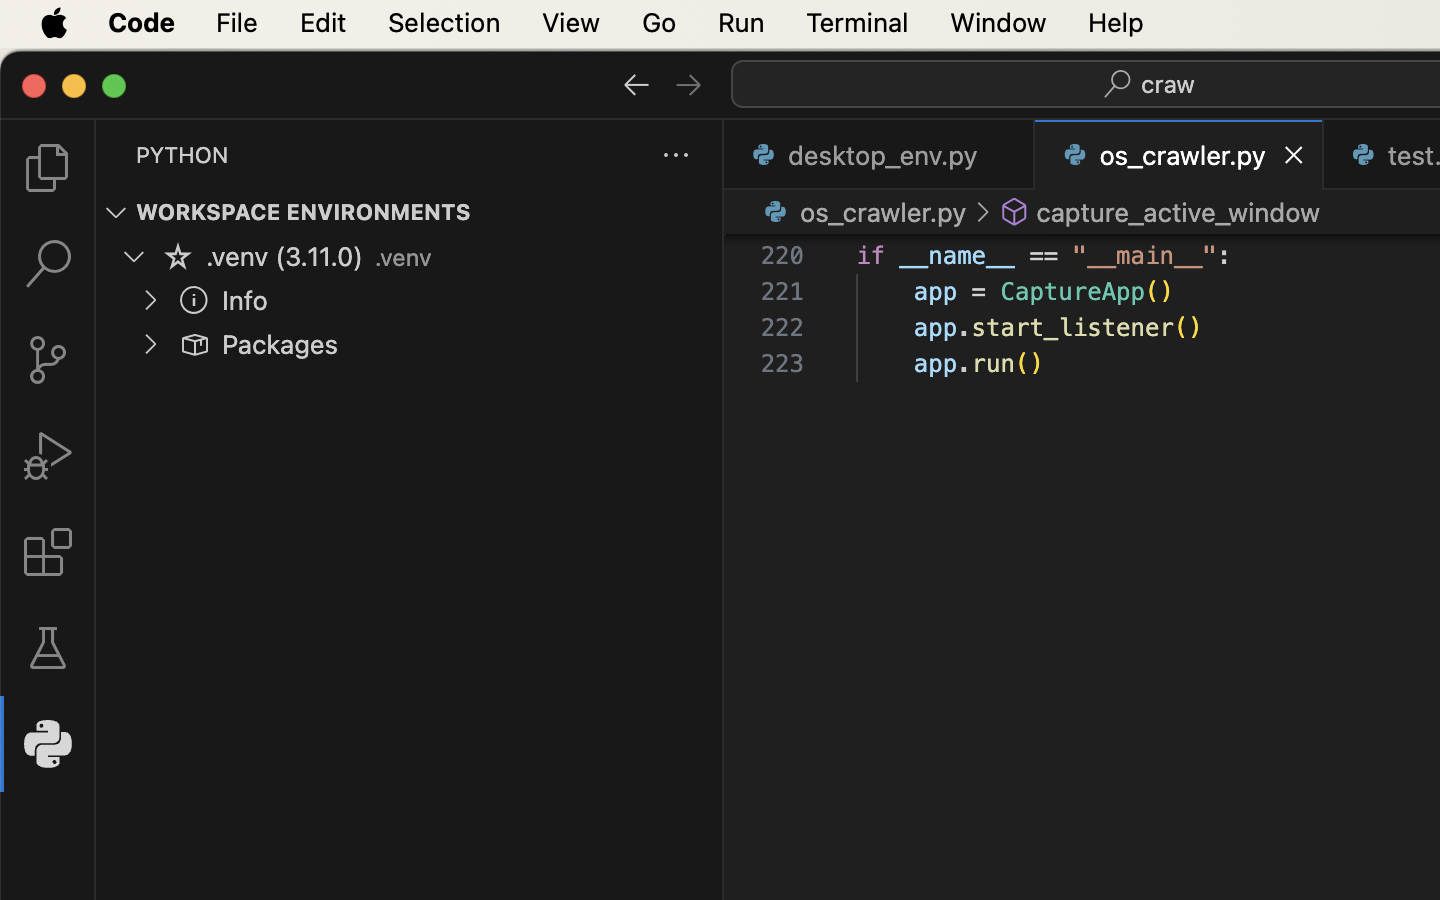 This screenshot has height=900, width=1440. Describe the element at coordinates (860, 212) in the screenshot. I see `'os_crawler.py '` at that location.